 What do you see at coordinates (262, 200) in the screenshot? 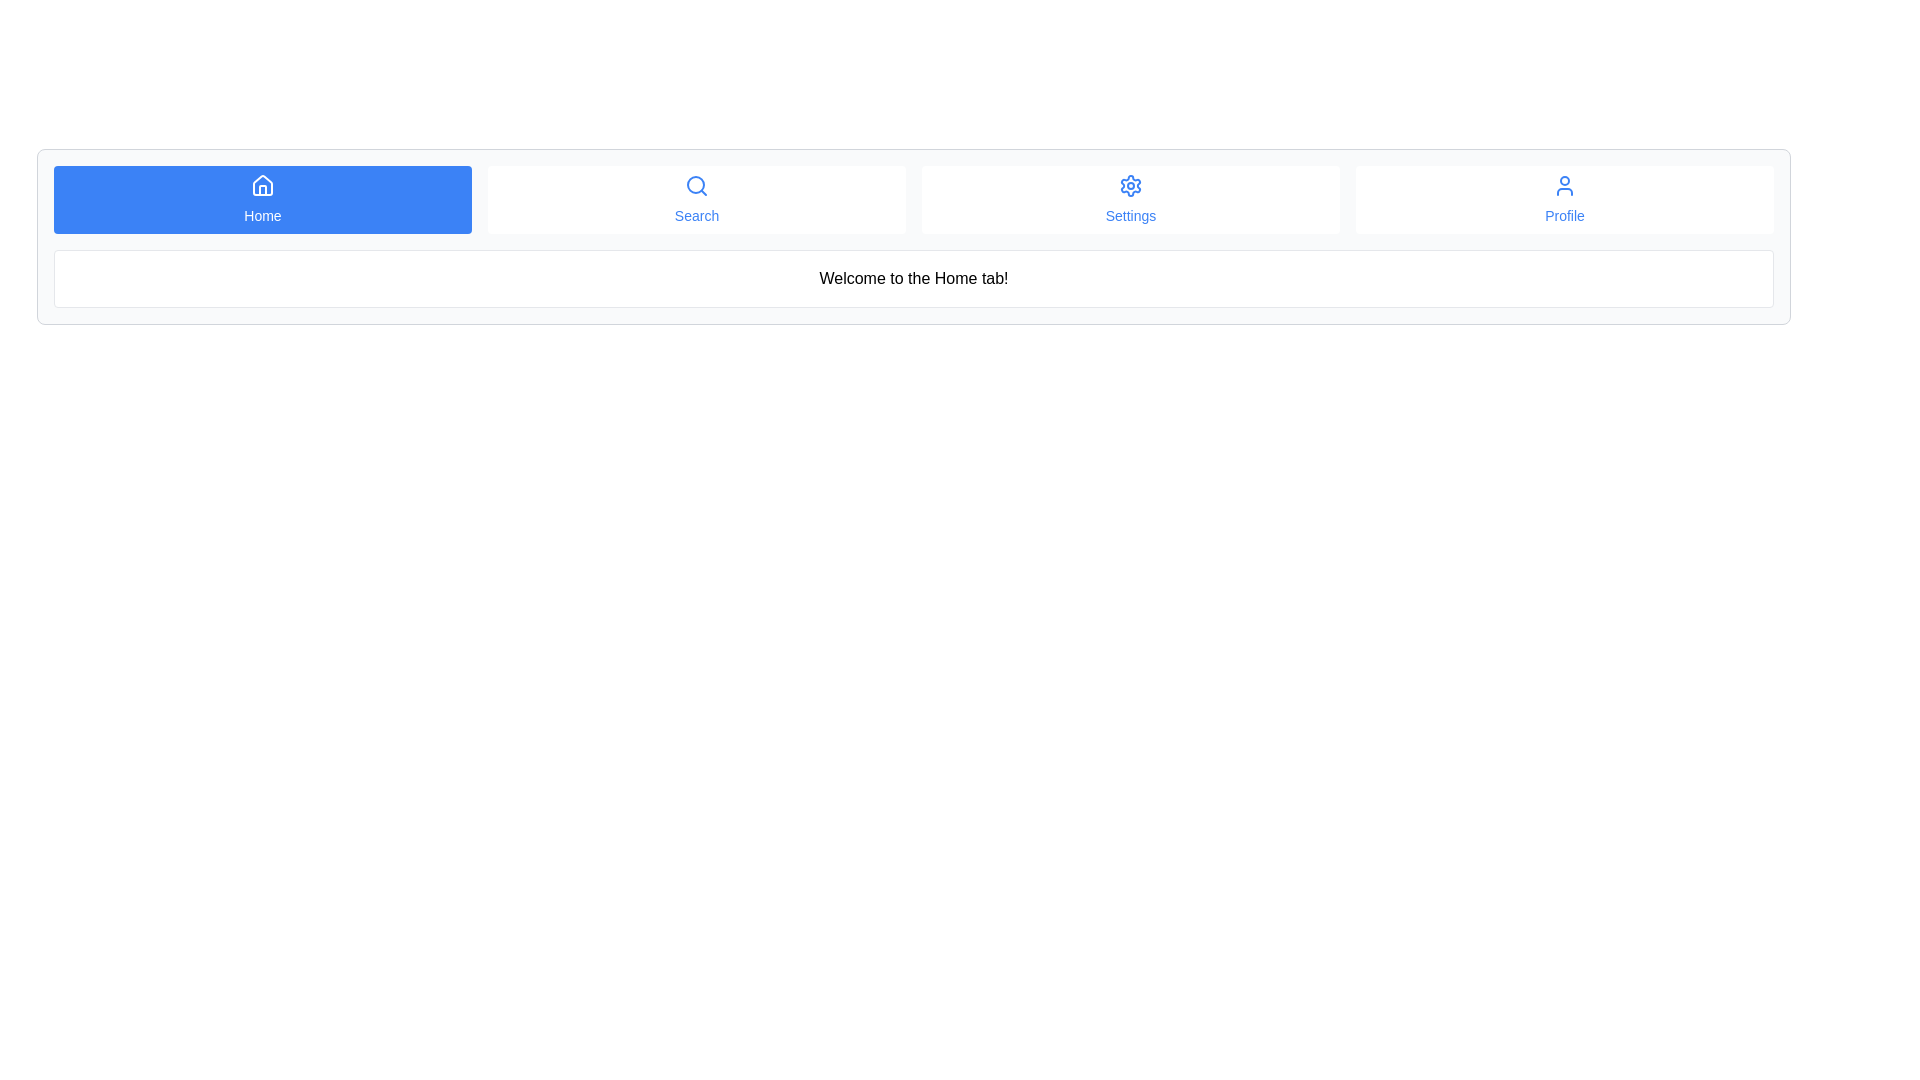
I see `the 'Home' button, which is the first button in a horizontal navigation bar with a blue background and white text` at bounding box center [262, 200].